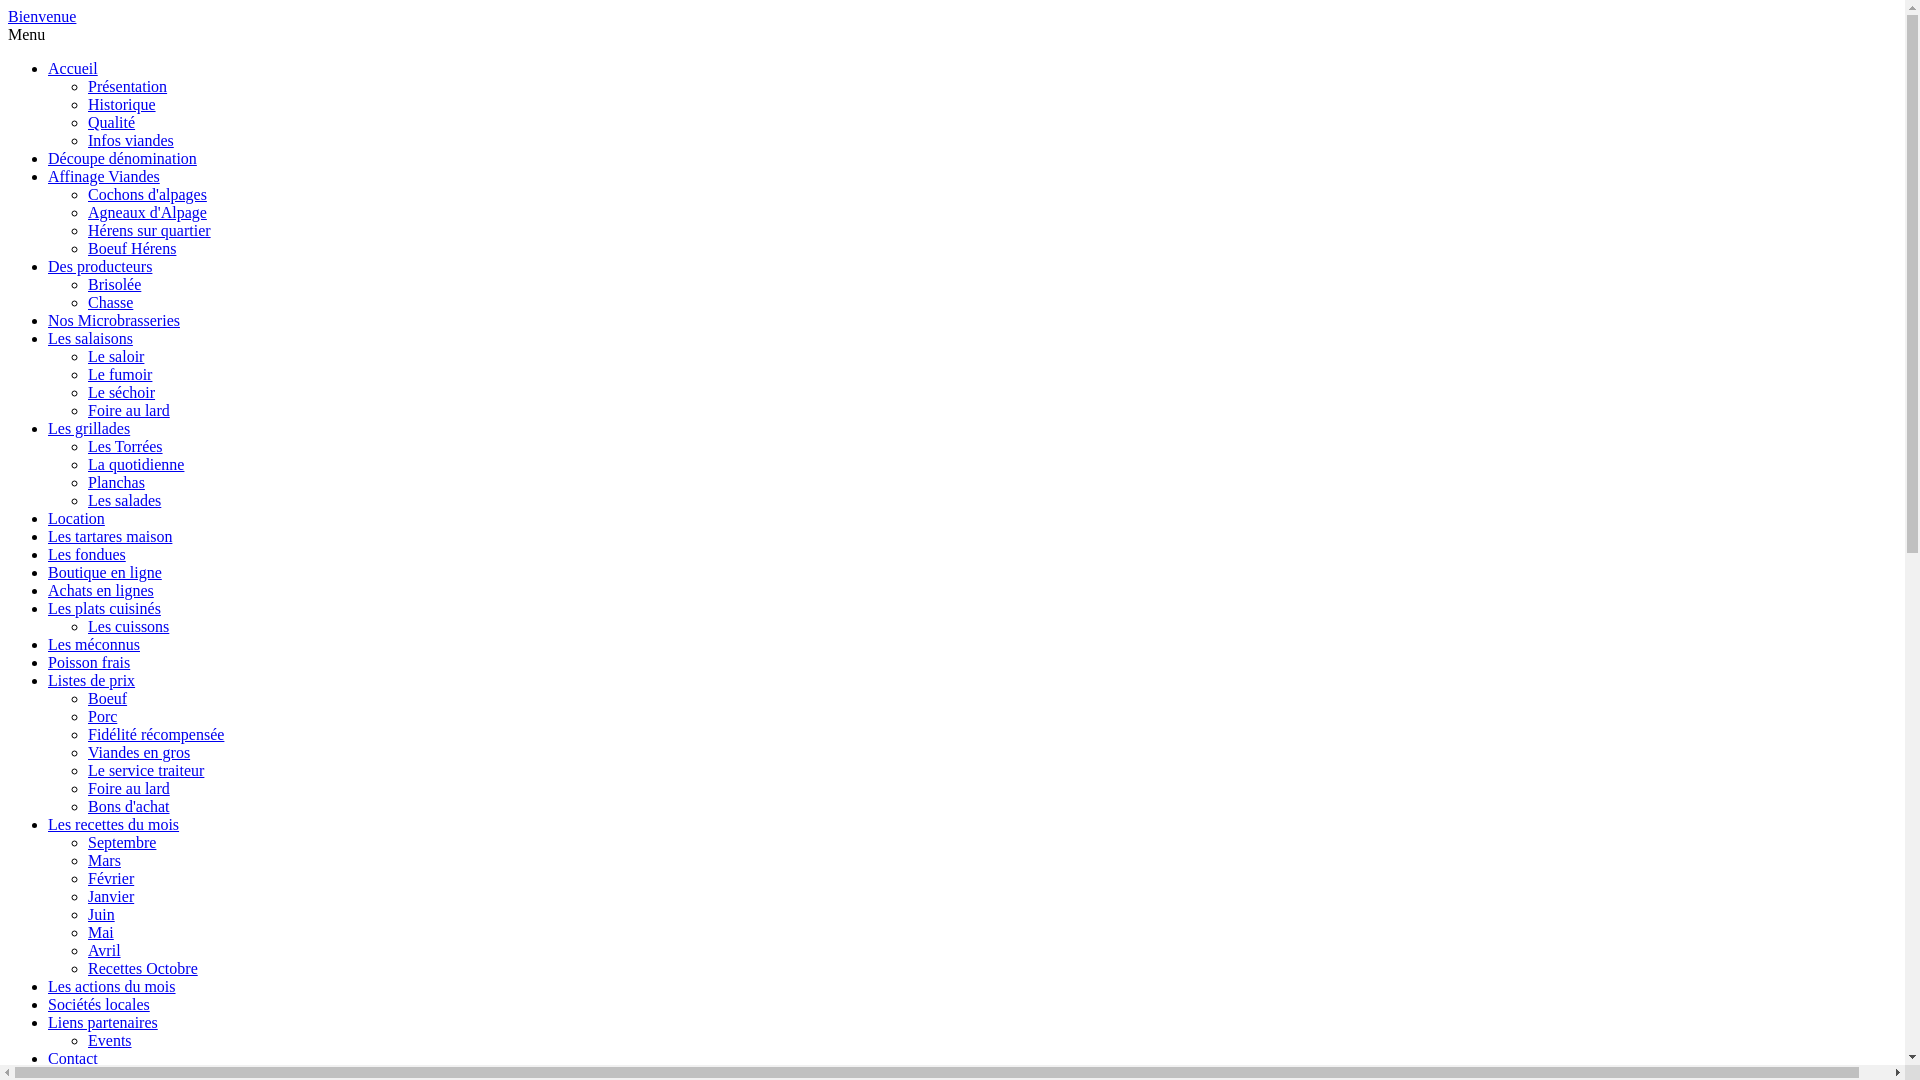  I want to click on 'Historique', so click(120, 104).